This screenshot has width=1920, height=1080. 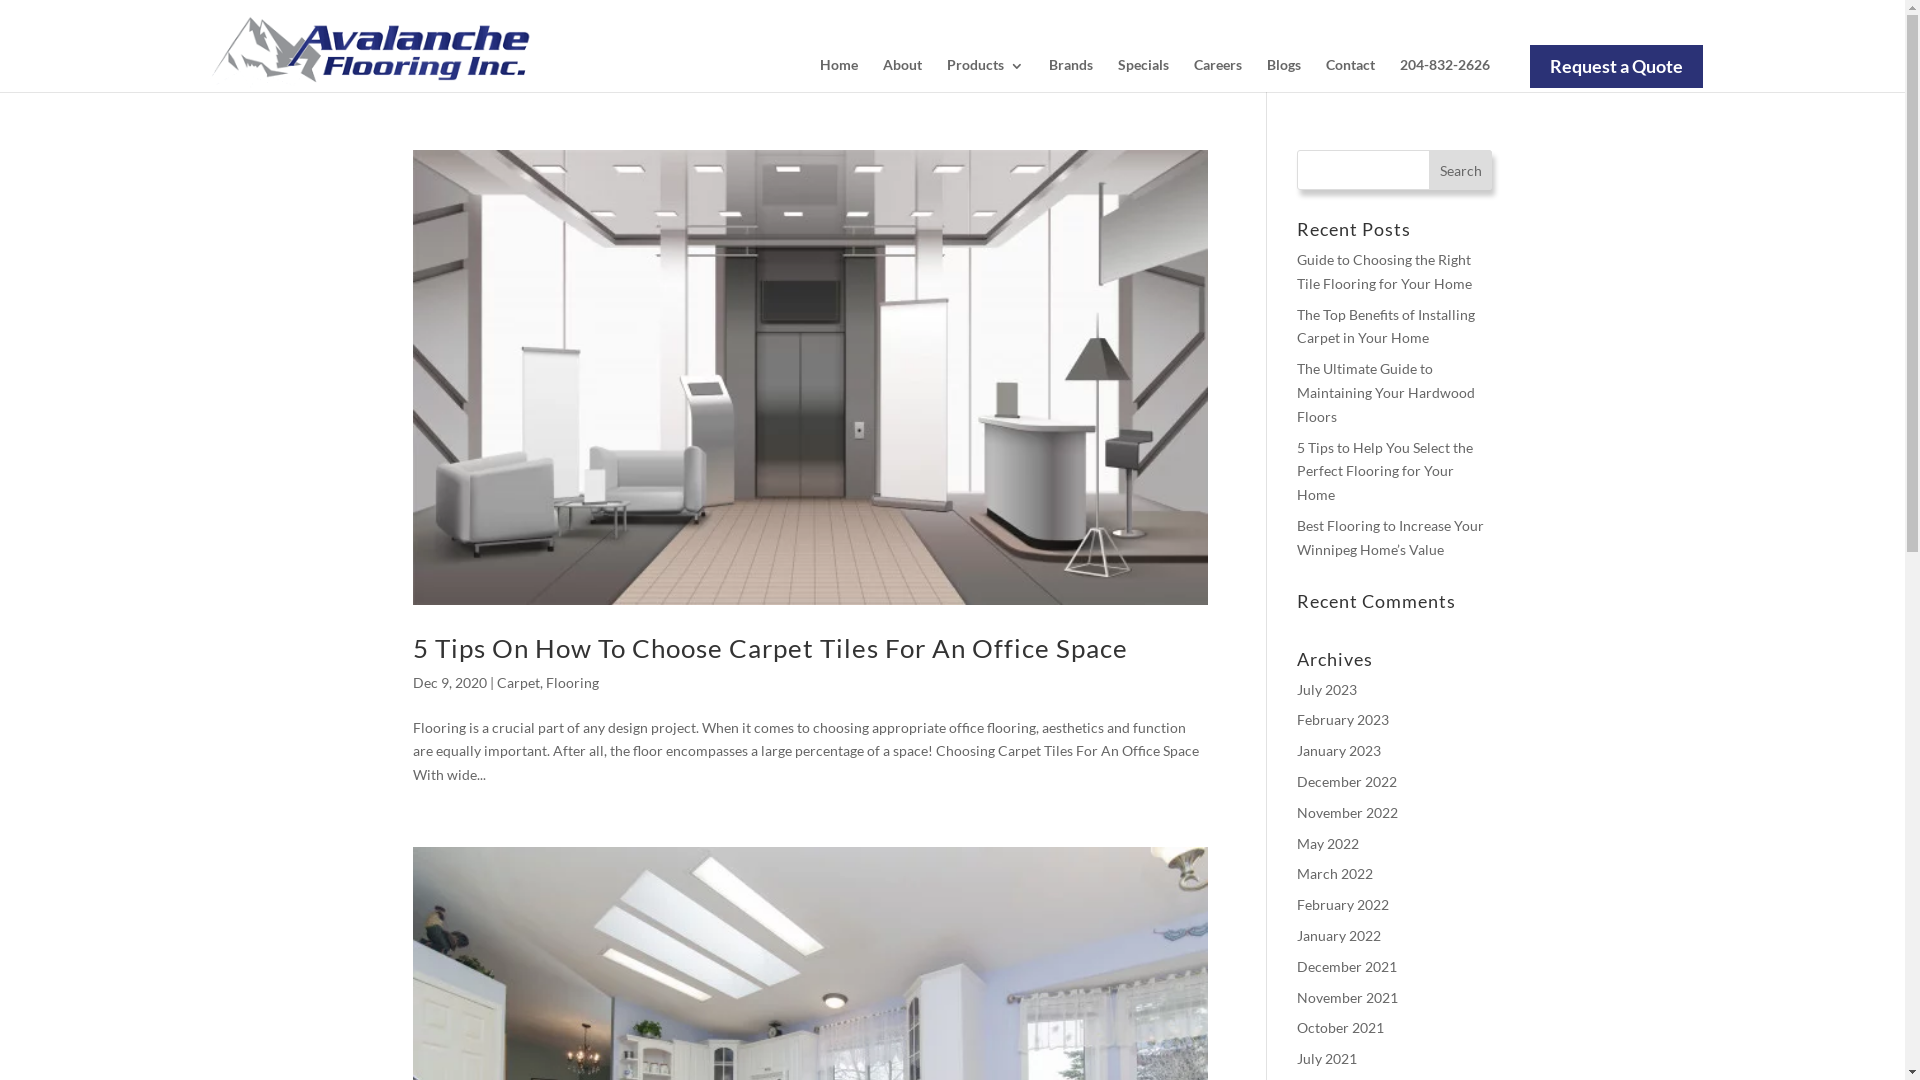 I want to click on 'October 2021', so click(x=1296, y=1027).